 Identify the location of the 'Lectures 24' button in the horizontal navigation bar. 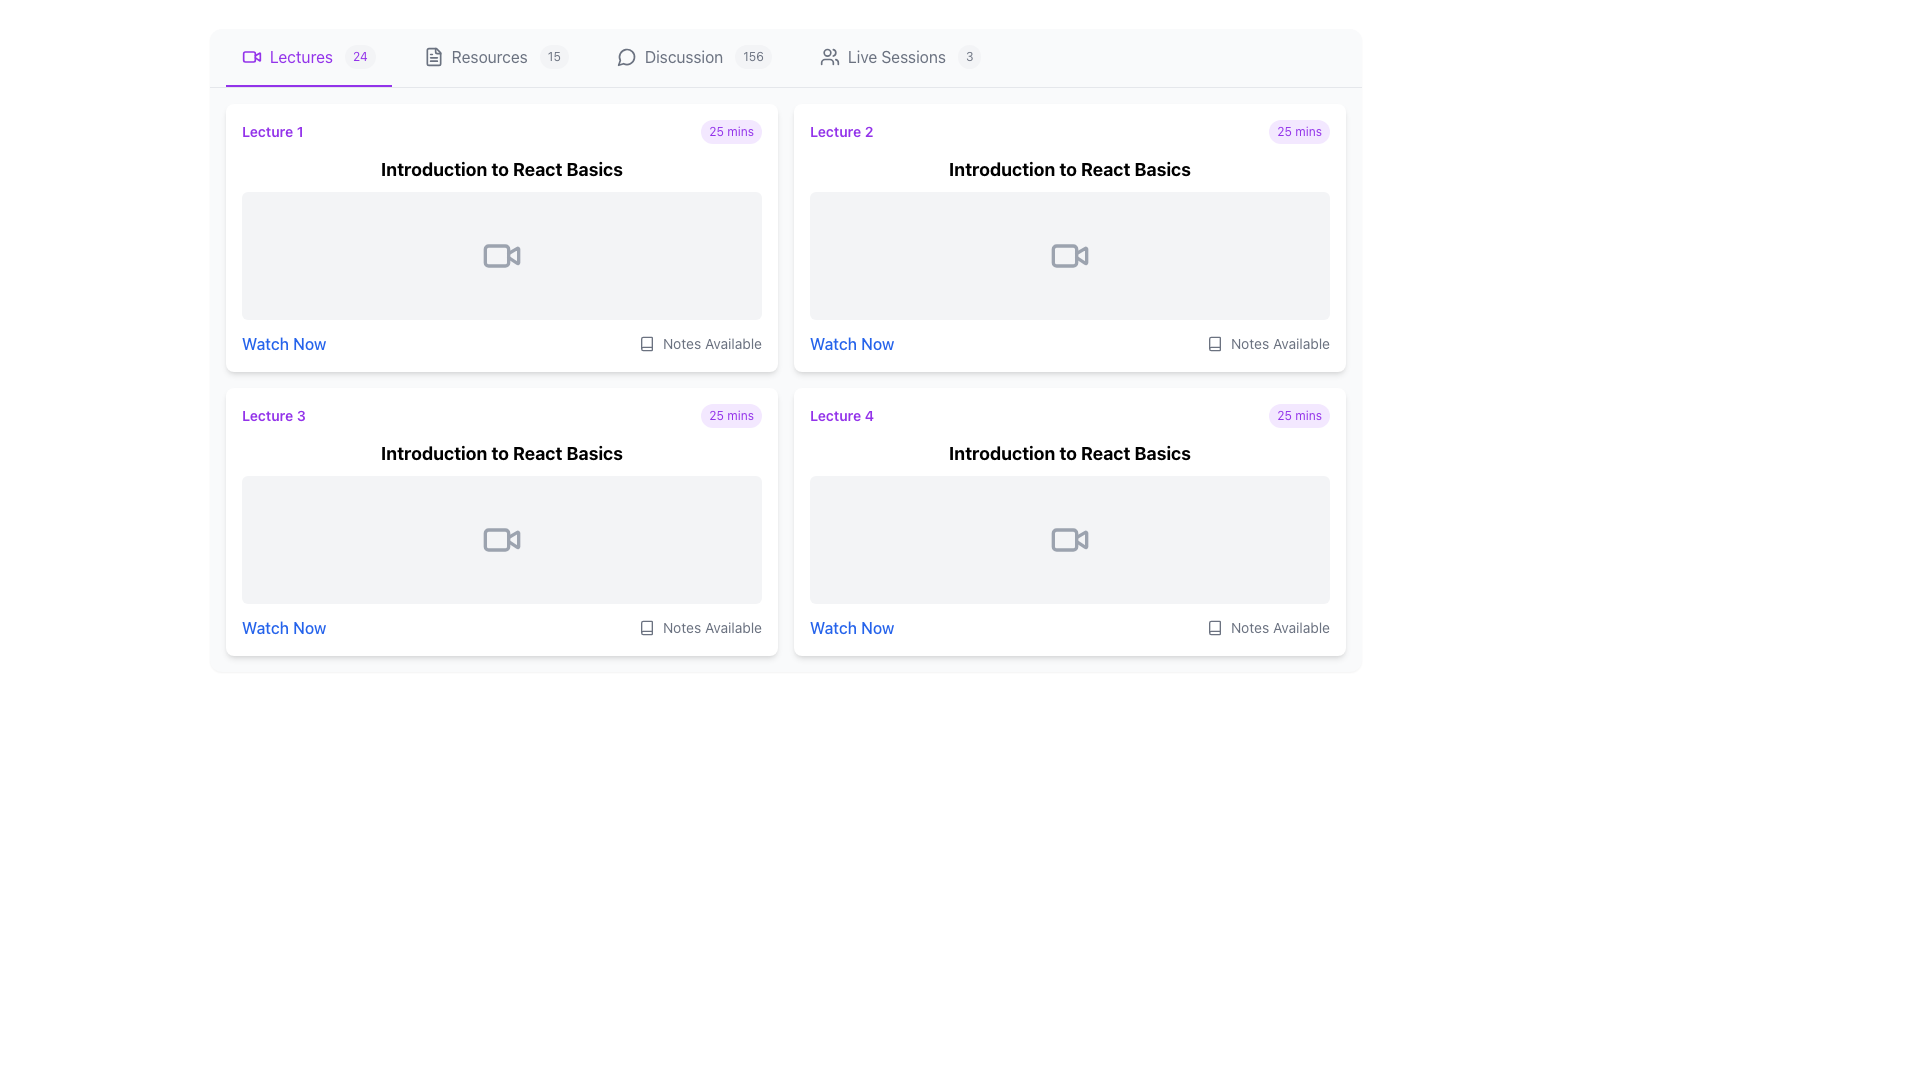
(307, 56).